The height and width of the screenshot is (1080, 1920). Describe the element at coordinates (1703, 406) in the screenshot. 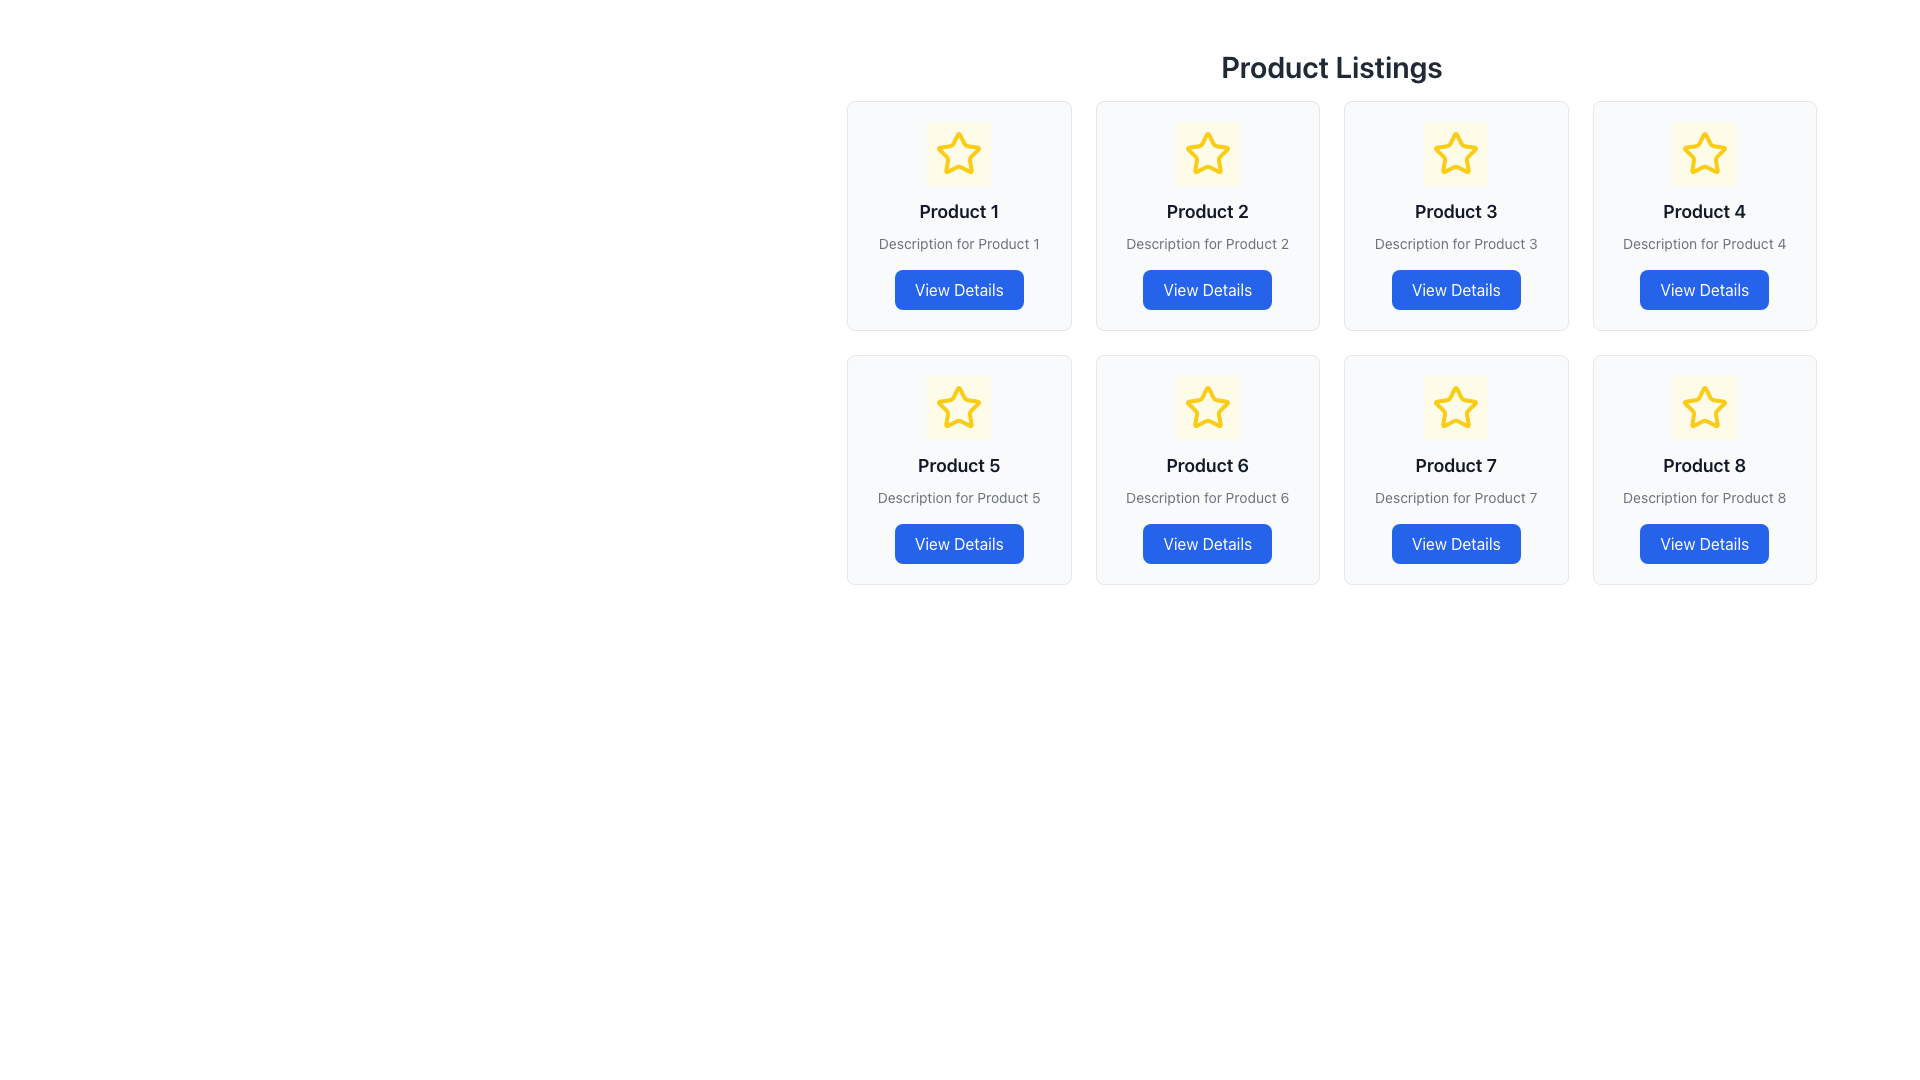

I see `the yellow star icon with a hollow center located in the 'Product 8' tile` at that location.